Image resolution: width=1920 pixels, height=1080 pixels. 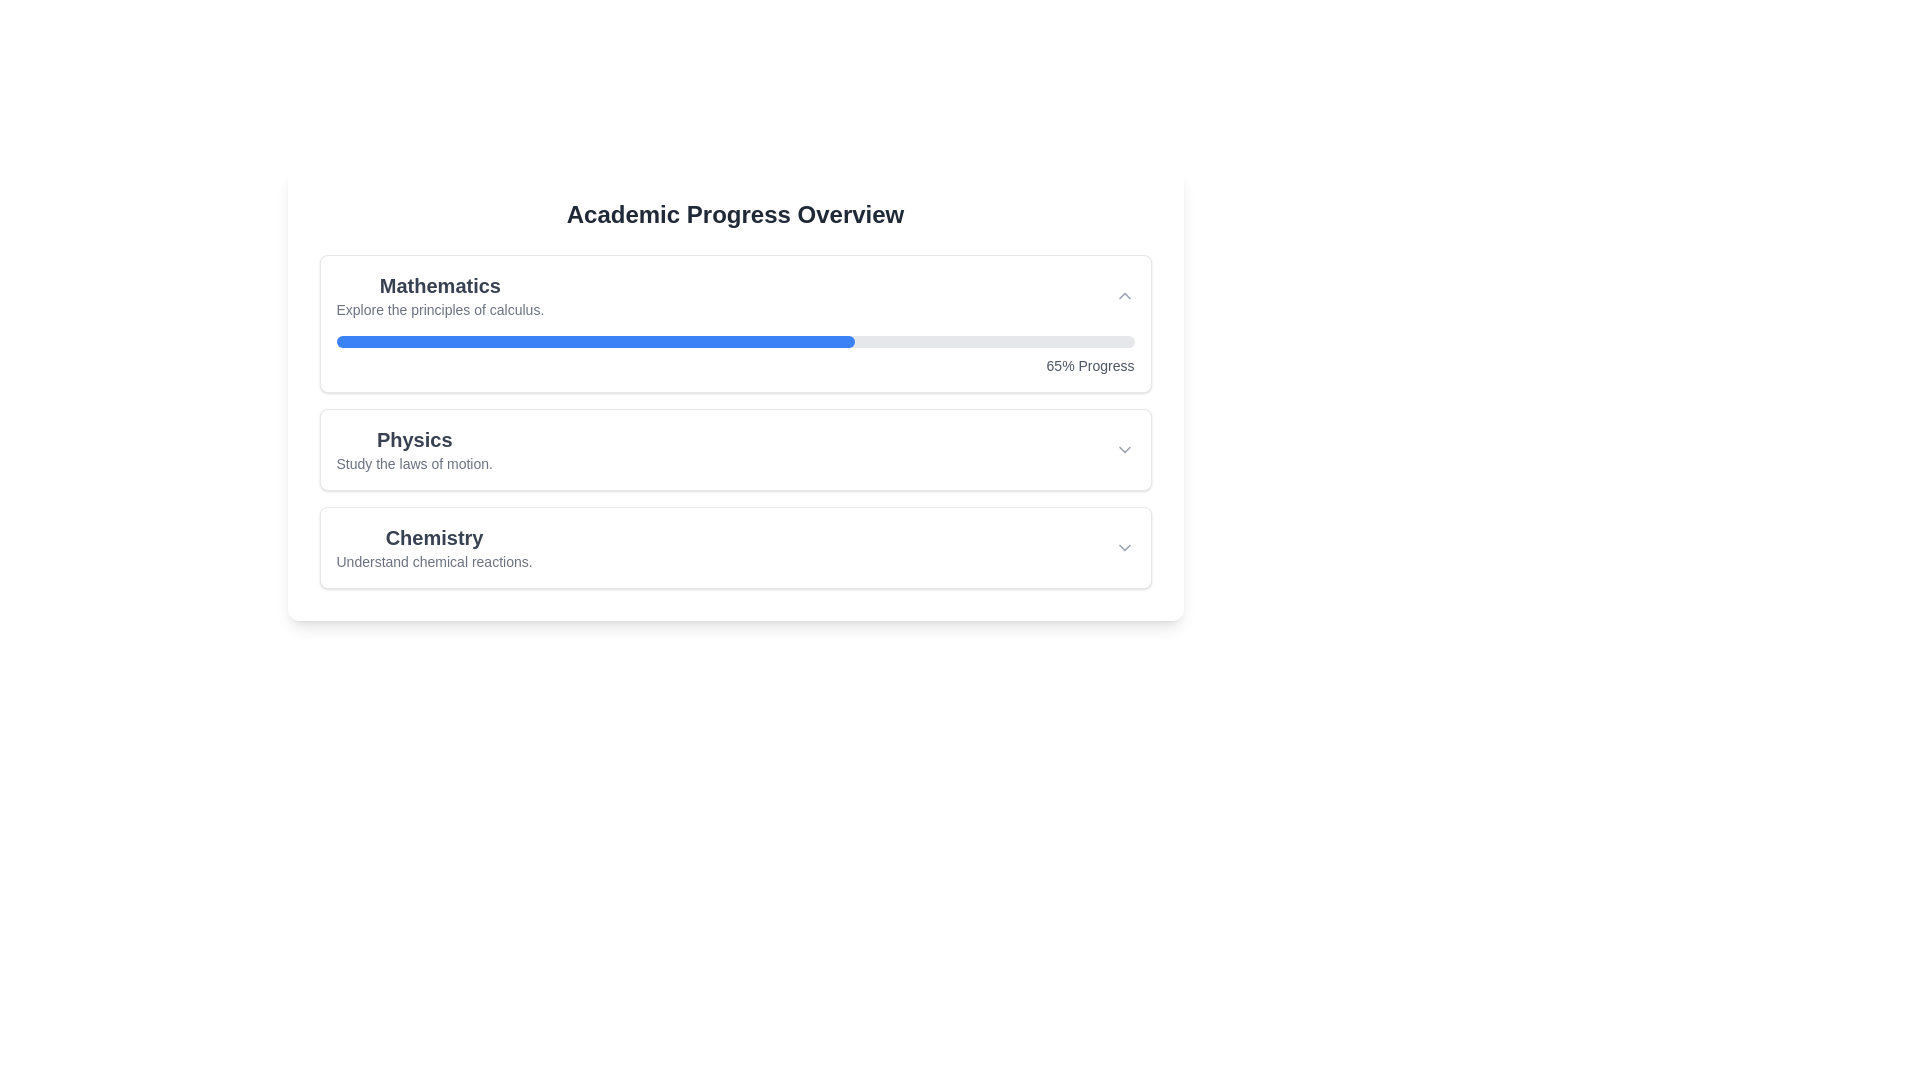 What do you see at coordinates (734, 547) in the screenshot?
I see `the third interactive list item labeled 'Chemistry'` at bounding box center [734, 547].